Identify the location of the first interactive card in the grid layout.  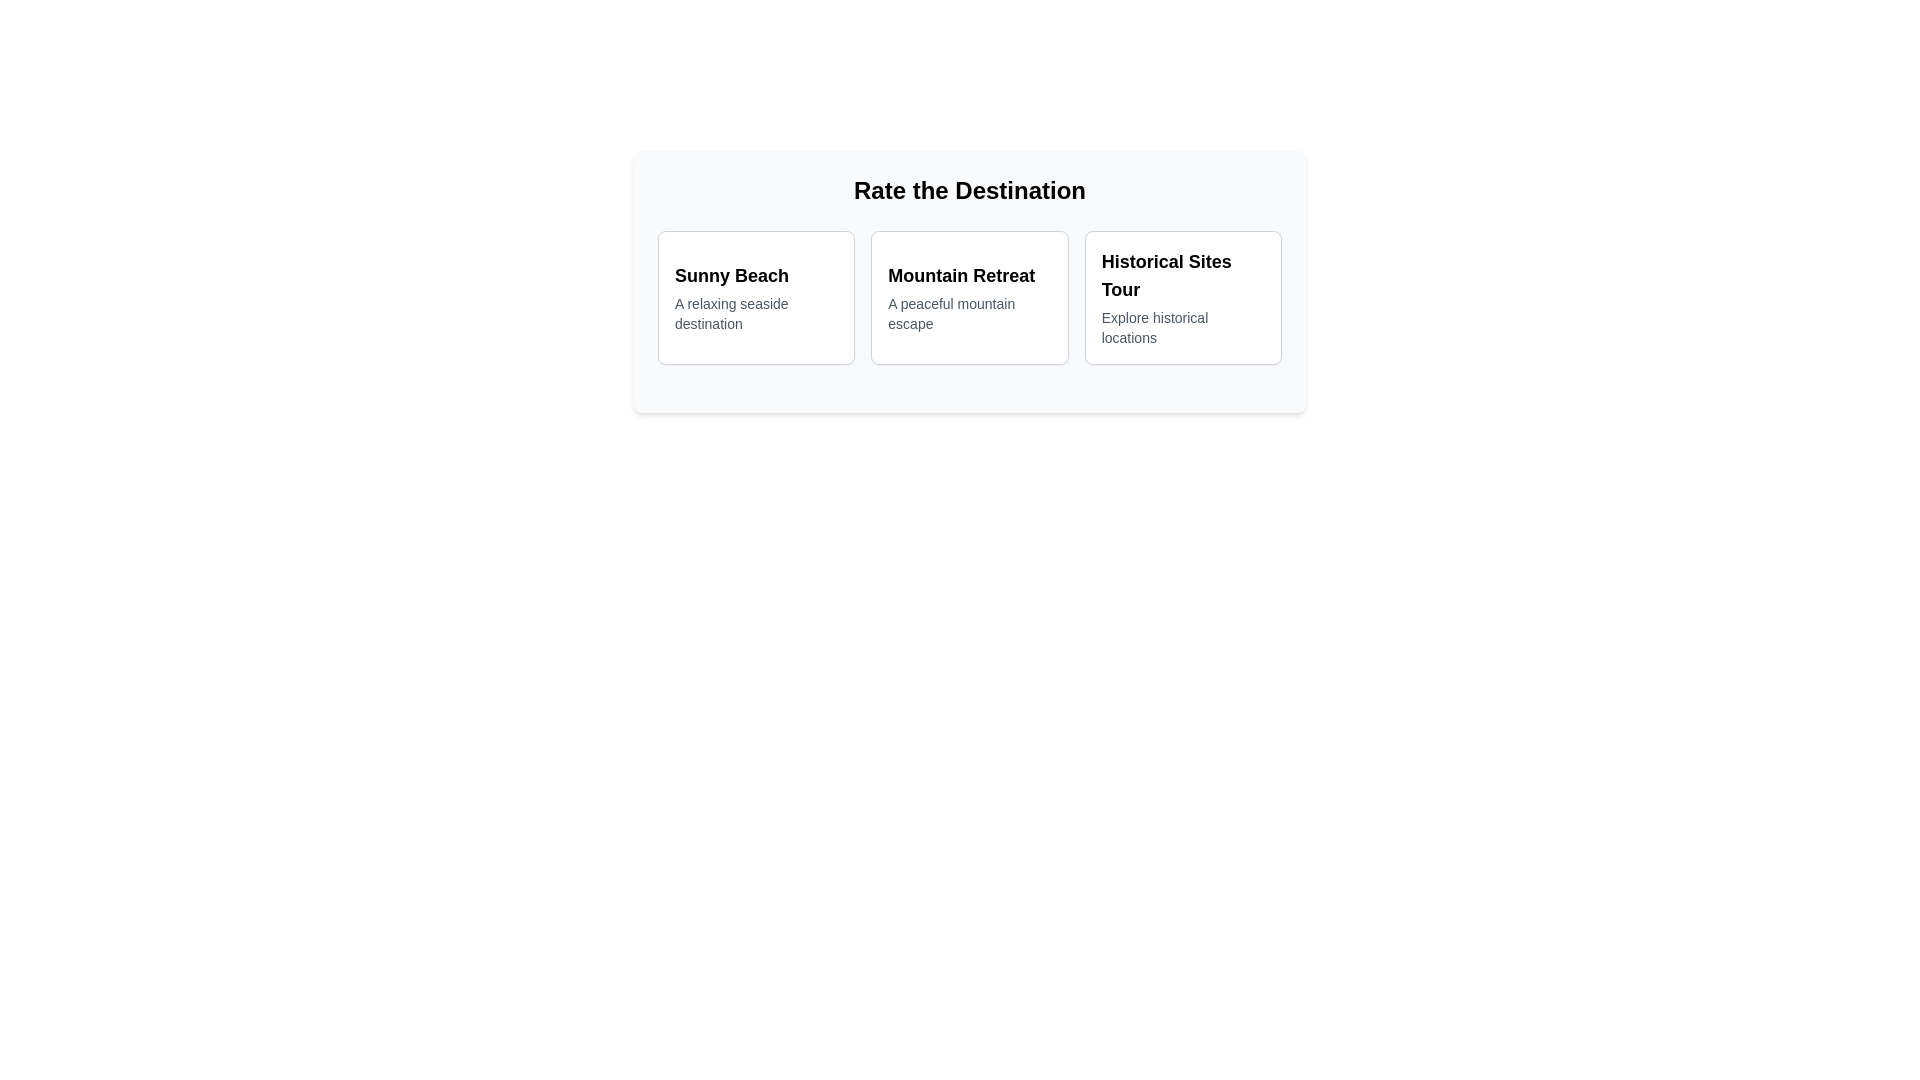
(755, 297).